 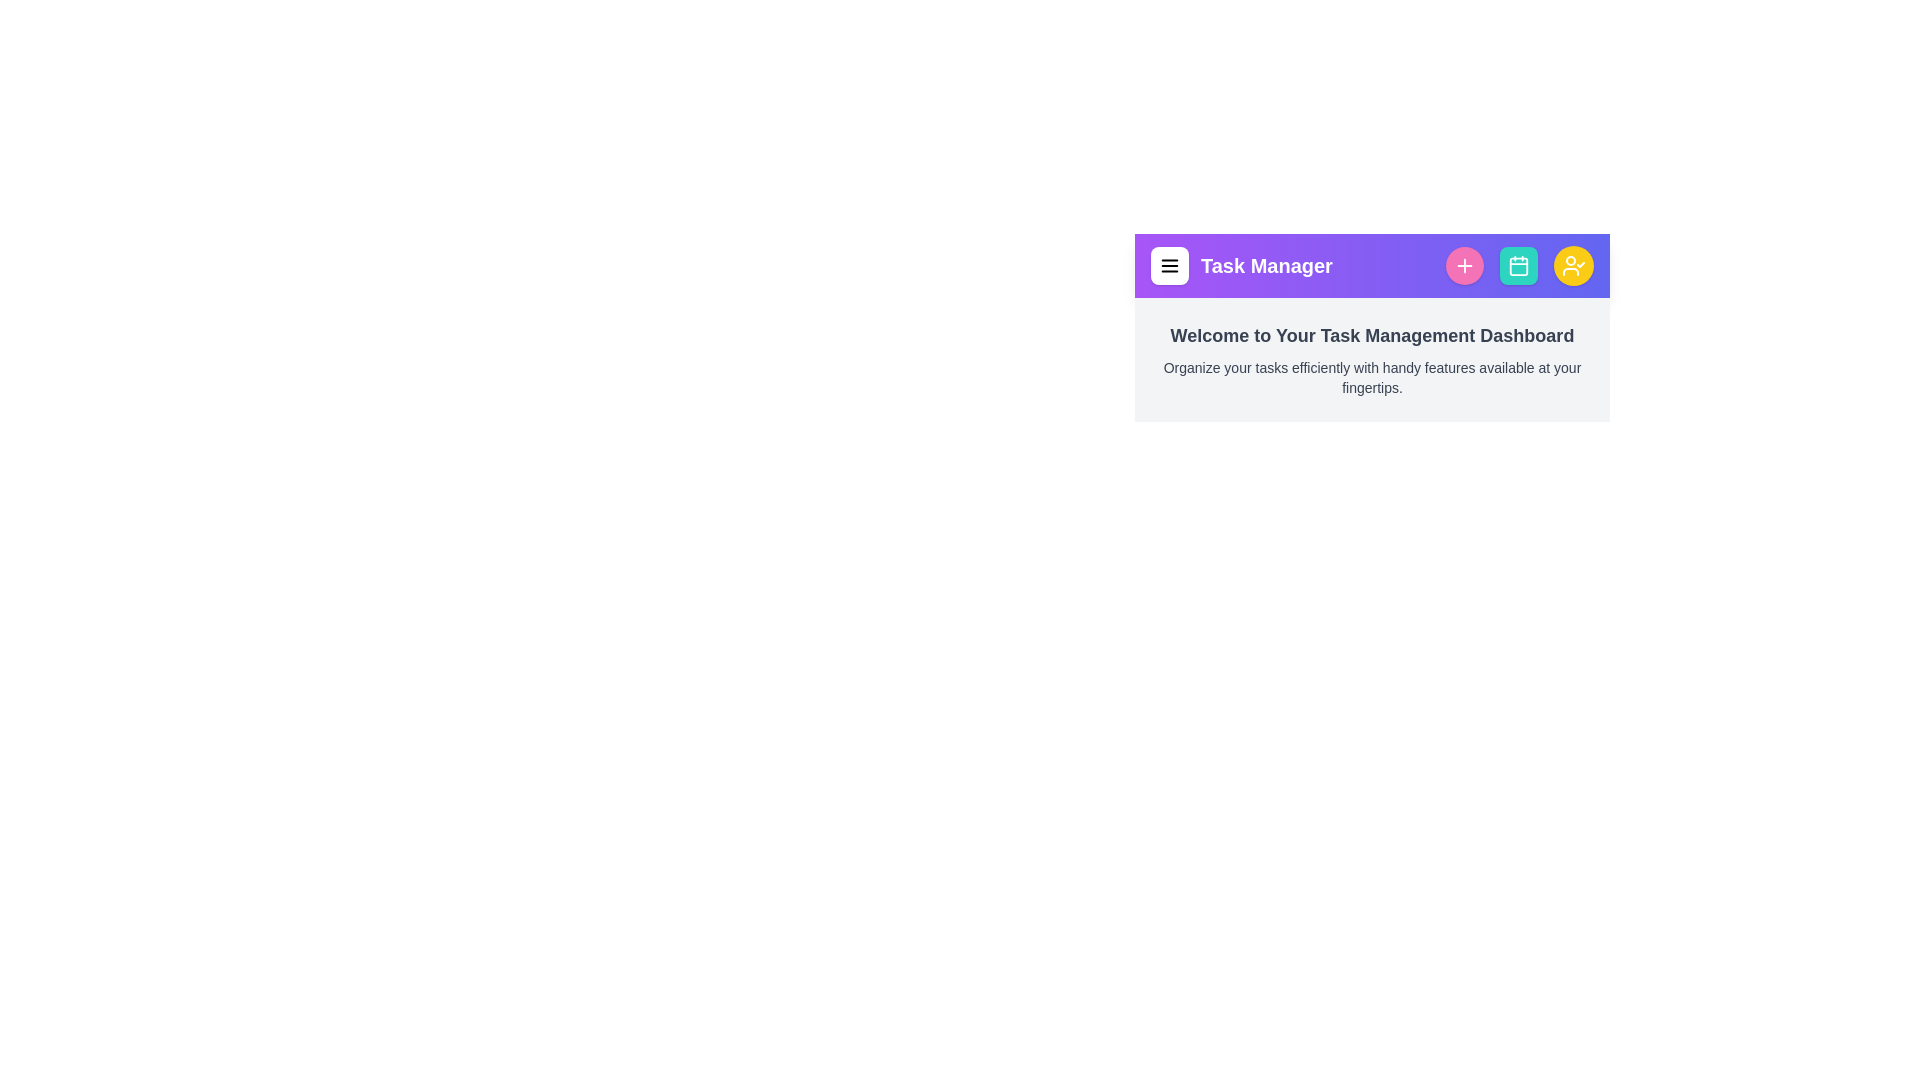 What do you see at coordinates (1573, 265) in the screenshot?
I see `the user check button to manage users` at bounding box center [1573, 265].